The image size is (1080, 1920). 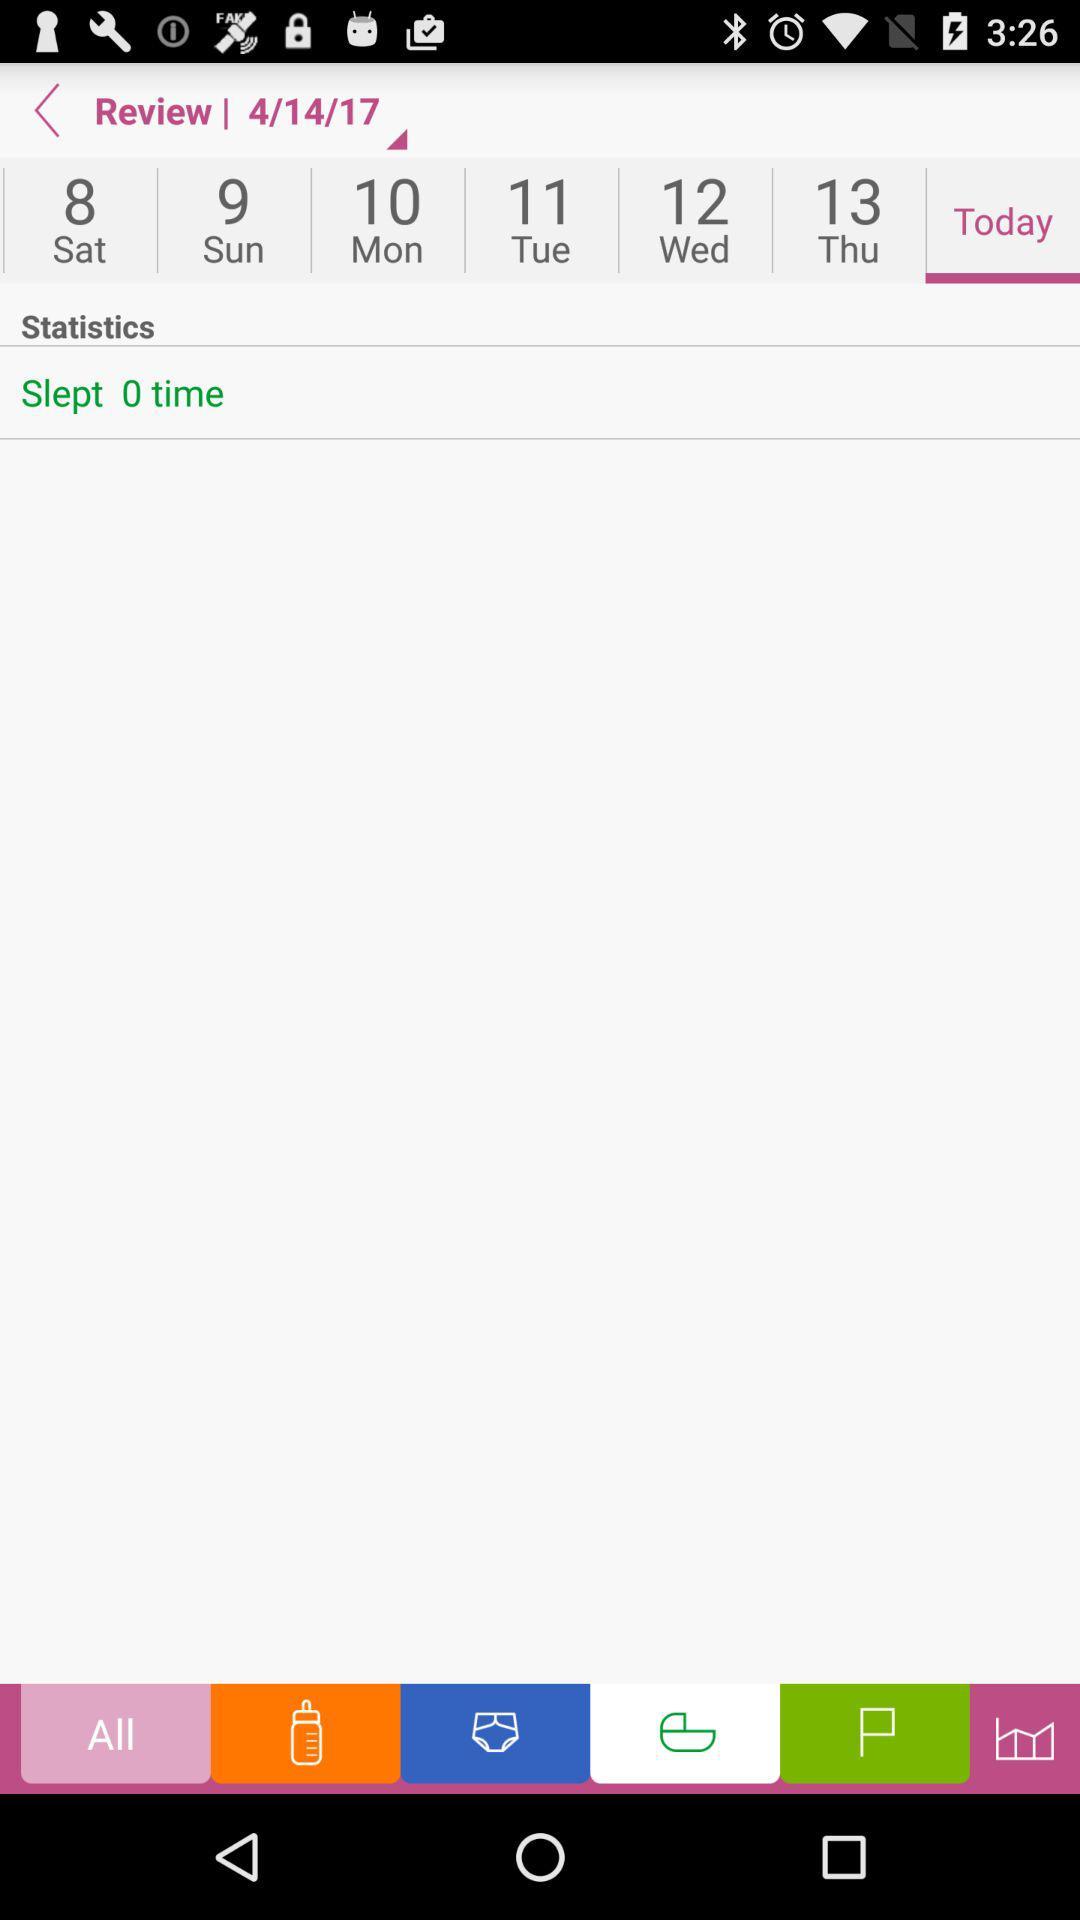 I want to click on the arrow_backward icon, so click(x=46, y=117).